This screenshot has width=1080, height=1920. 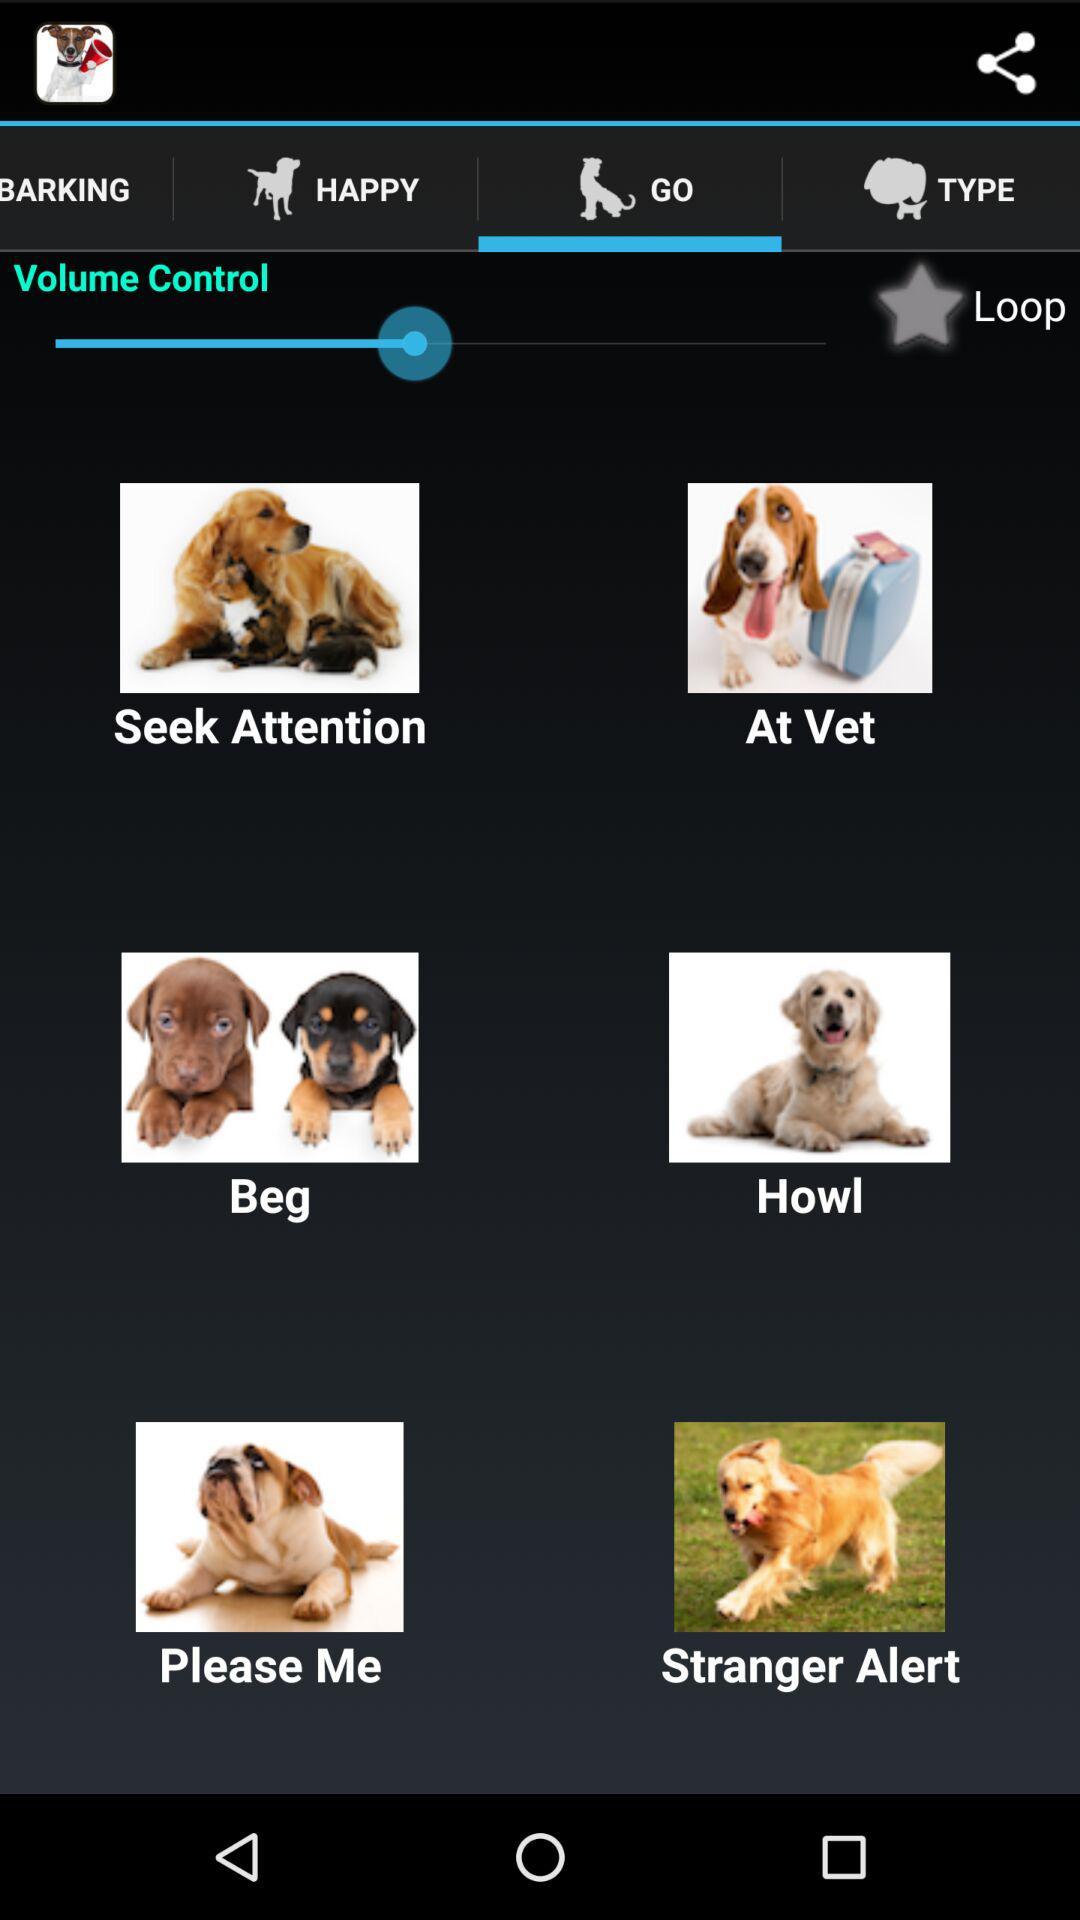 What do you see at coordinates (270, 1088) in the screenshot?
I see `button to the left of the howl item` at bounding box center [270, 1088].